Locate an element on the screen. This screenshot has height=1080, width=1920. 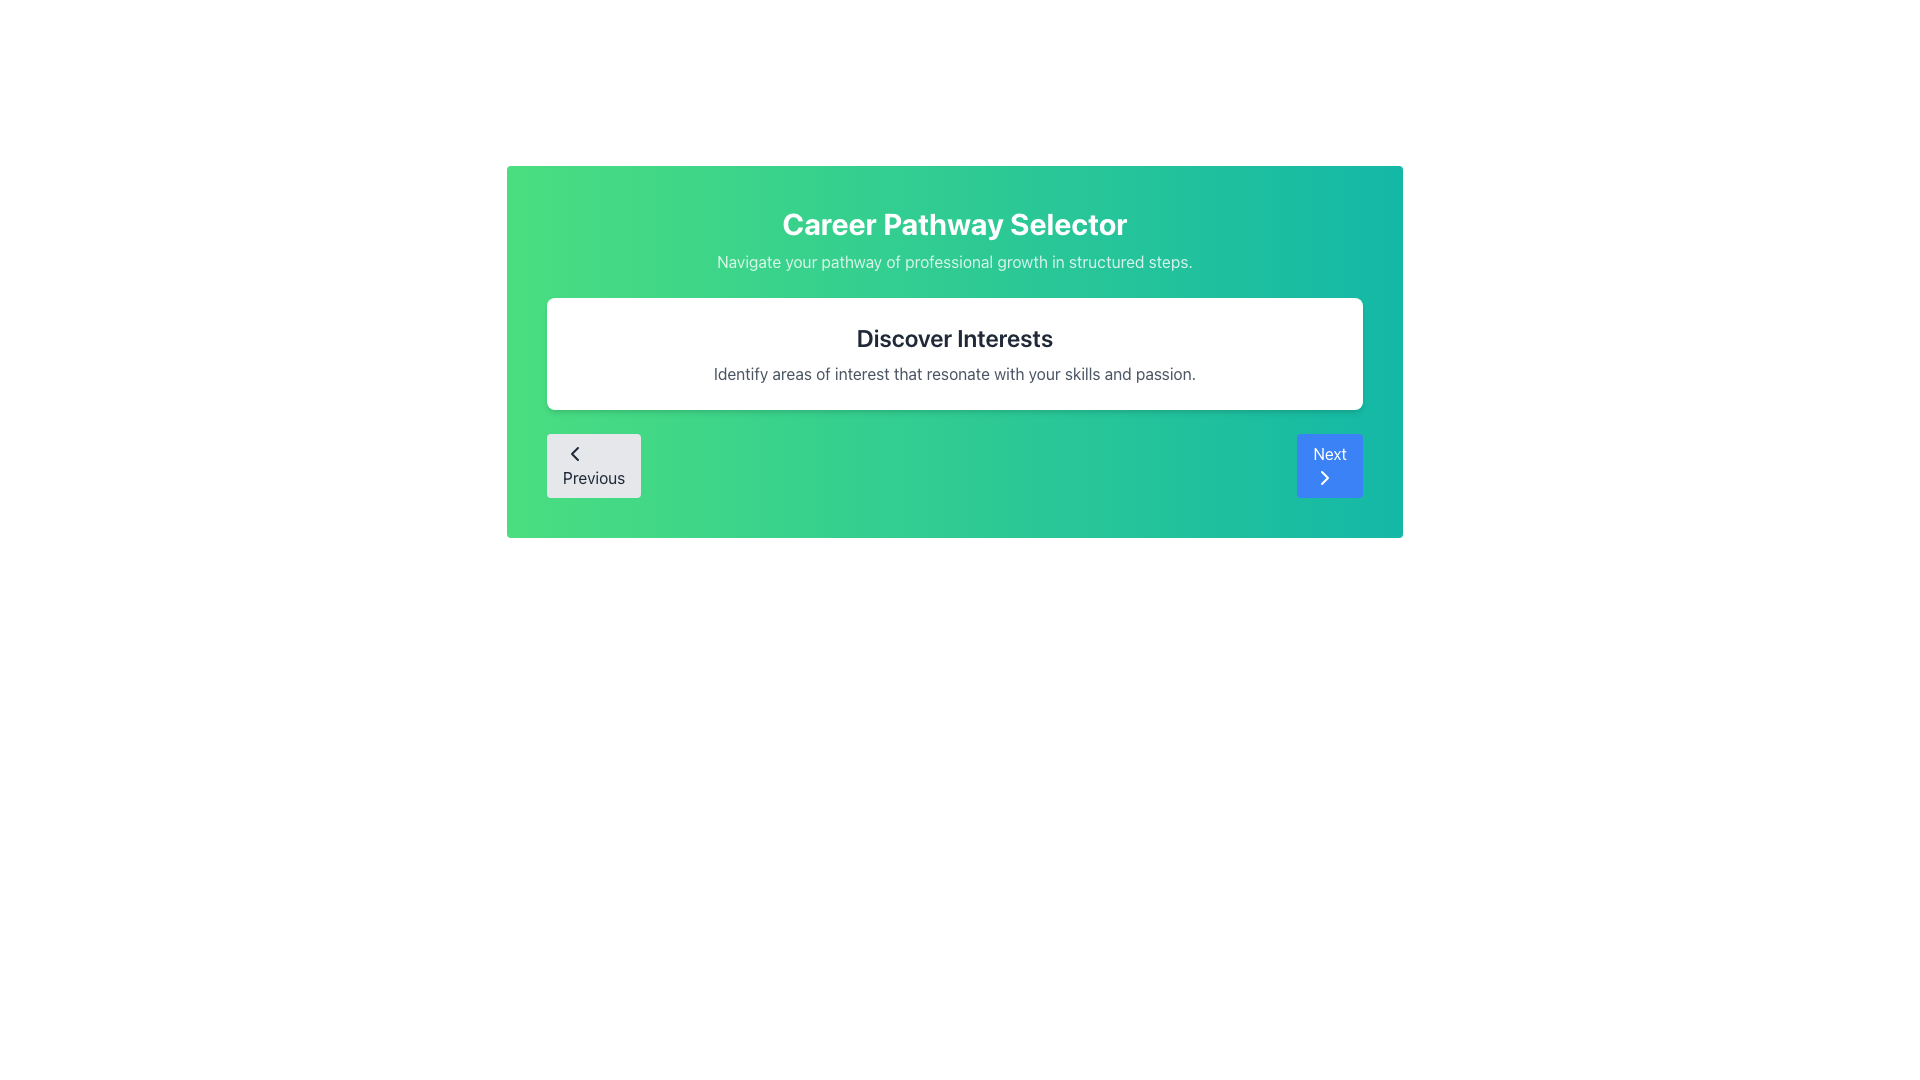
the left-facing arrow icon inside the gray button labeled 'Previous' is located at coordinates (574, 454).